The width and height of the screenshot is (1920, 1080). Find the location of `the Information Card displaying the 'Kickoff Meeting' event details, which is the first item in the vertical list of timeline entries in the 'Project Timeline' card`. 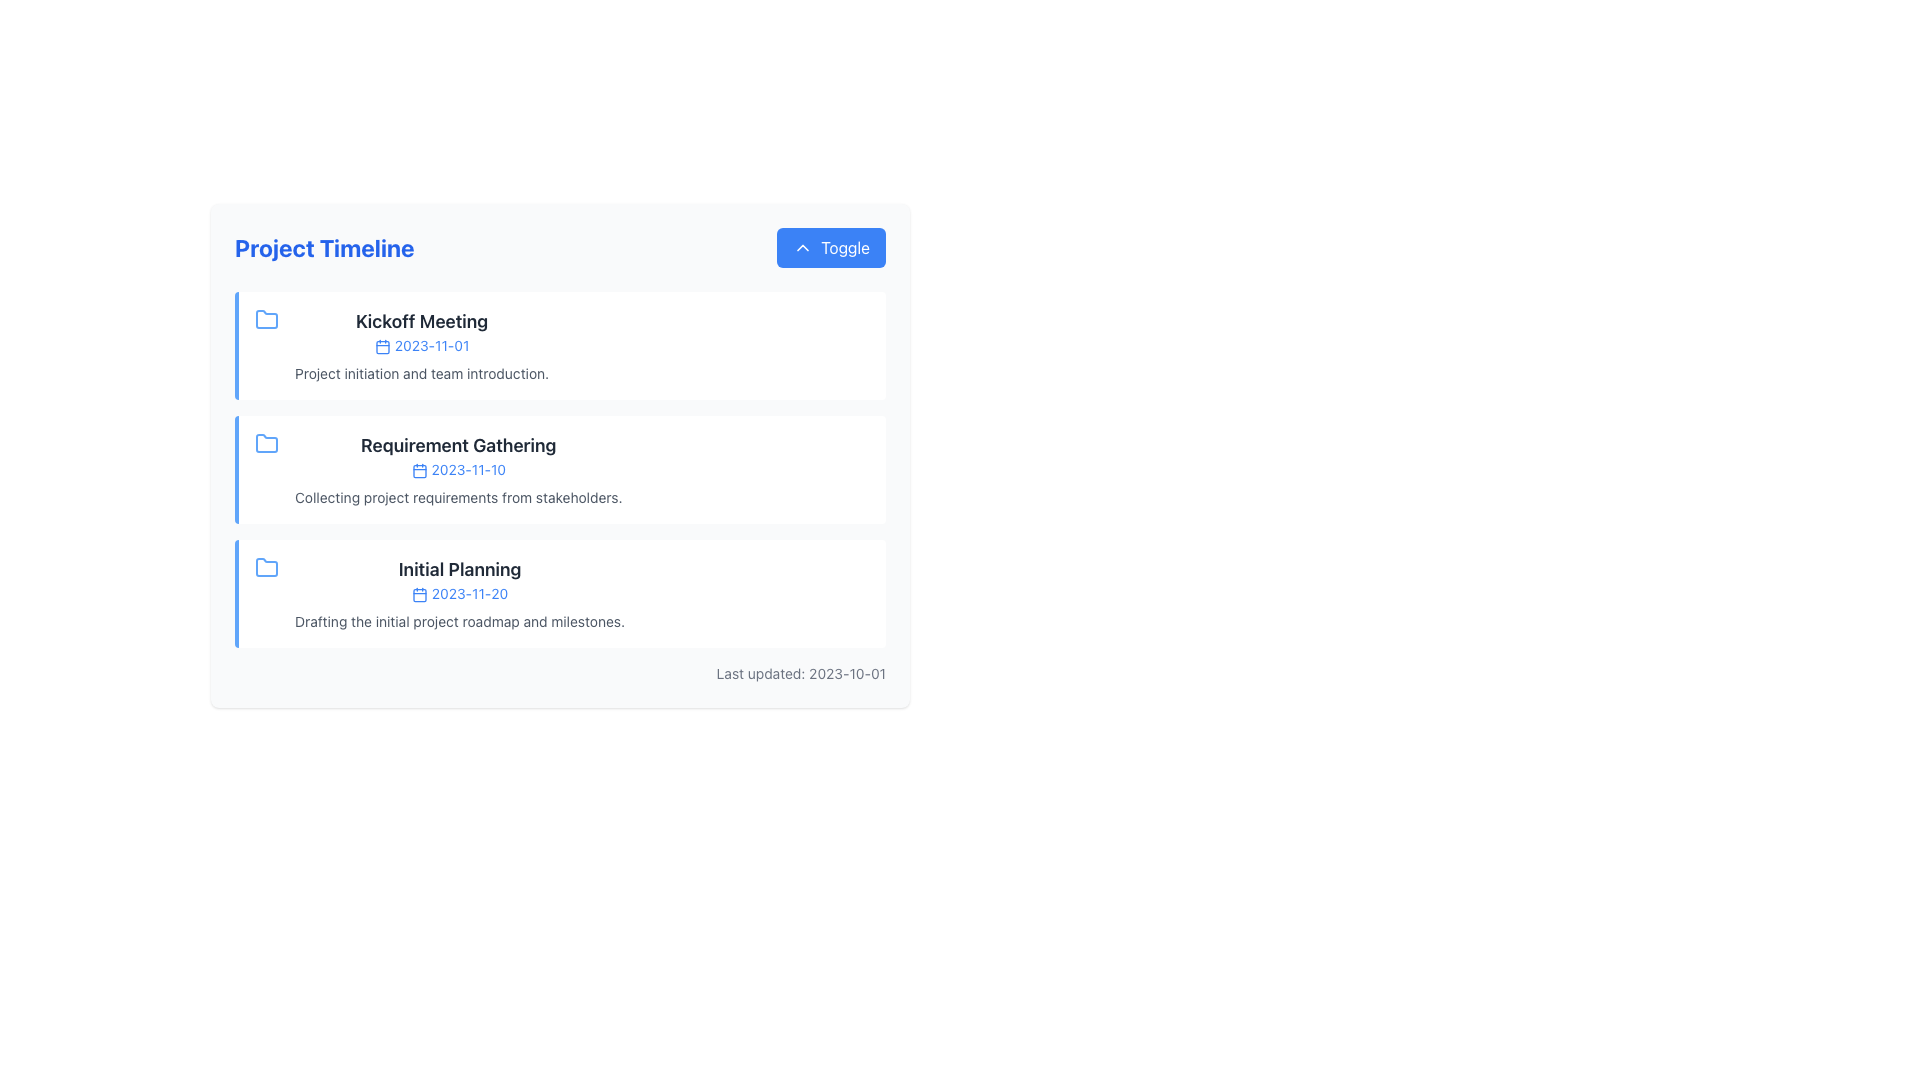

the Information Card displaying the 'Kickoff Meeting' event details, which is the first item in the vertical list of timeline entries in the 'Project Timeline' card is located at coordinates (560, 345).